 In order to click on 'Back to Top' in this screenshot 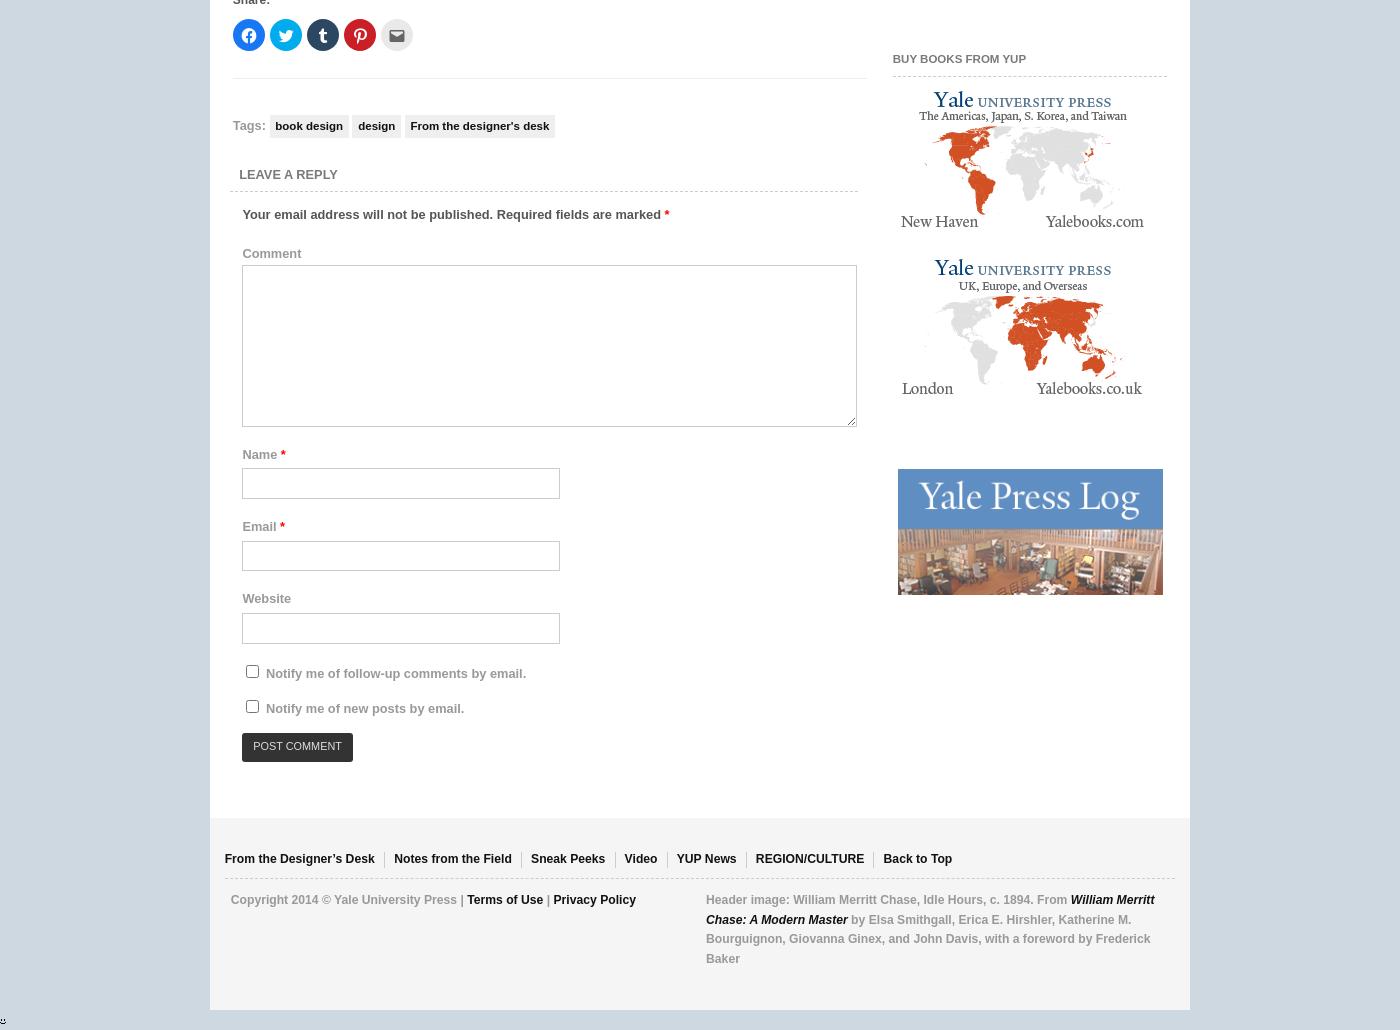, I will do `click(917, 859)`.